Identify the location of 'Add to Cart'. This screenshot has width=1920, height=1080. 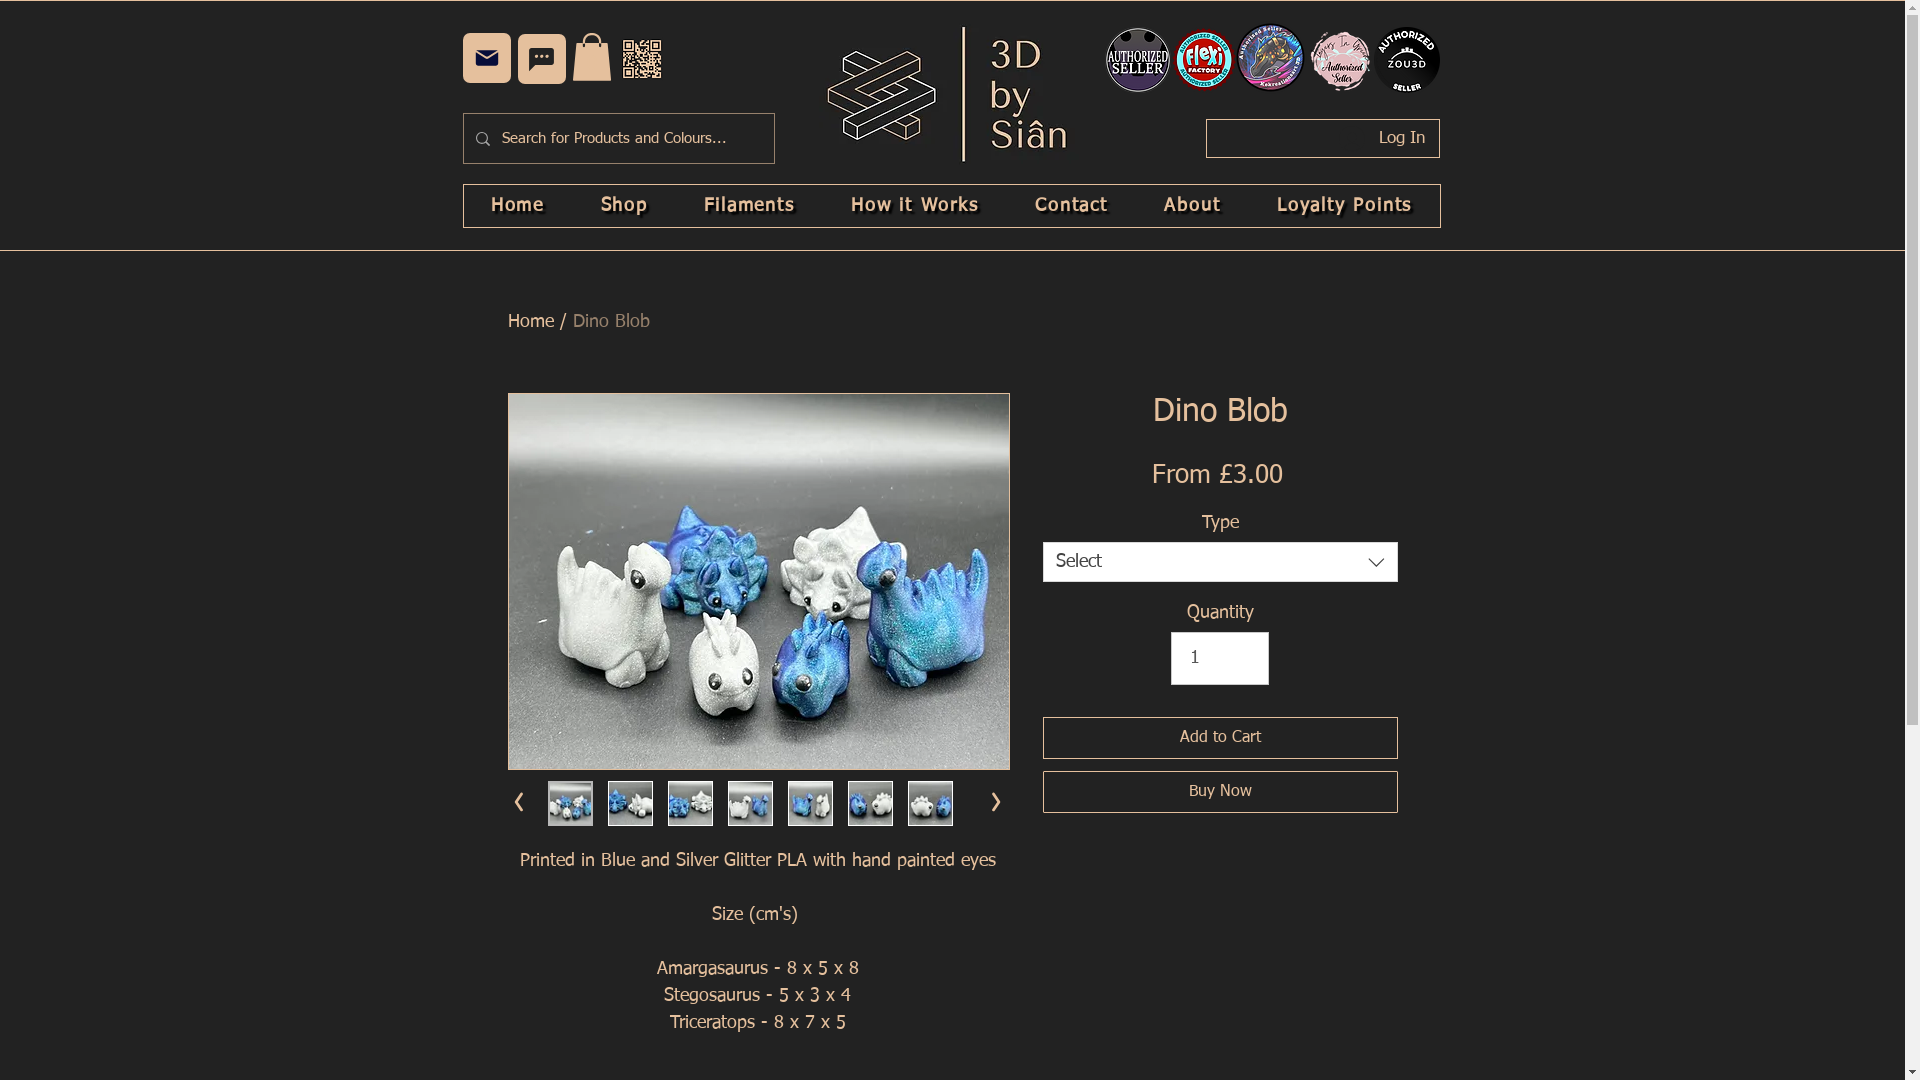
(1218, 737).